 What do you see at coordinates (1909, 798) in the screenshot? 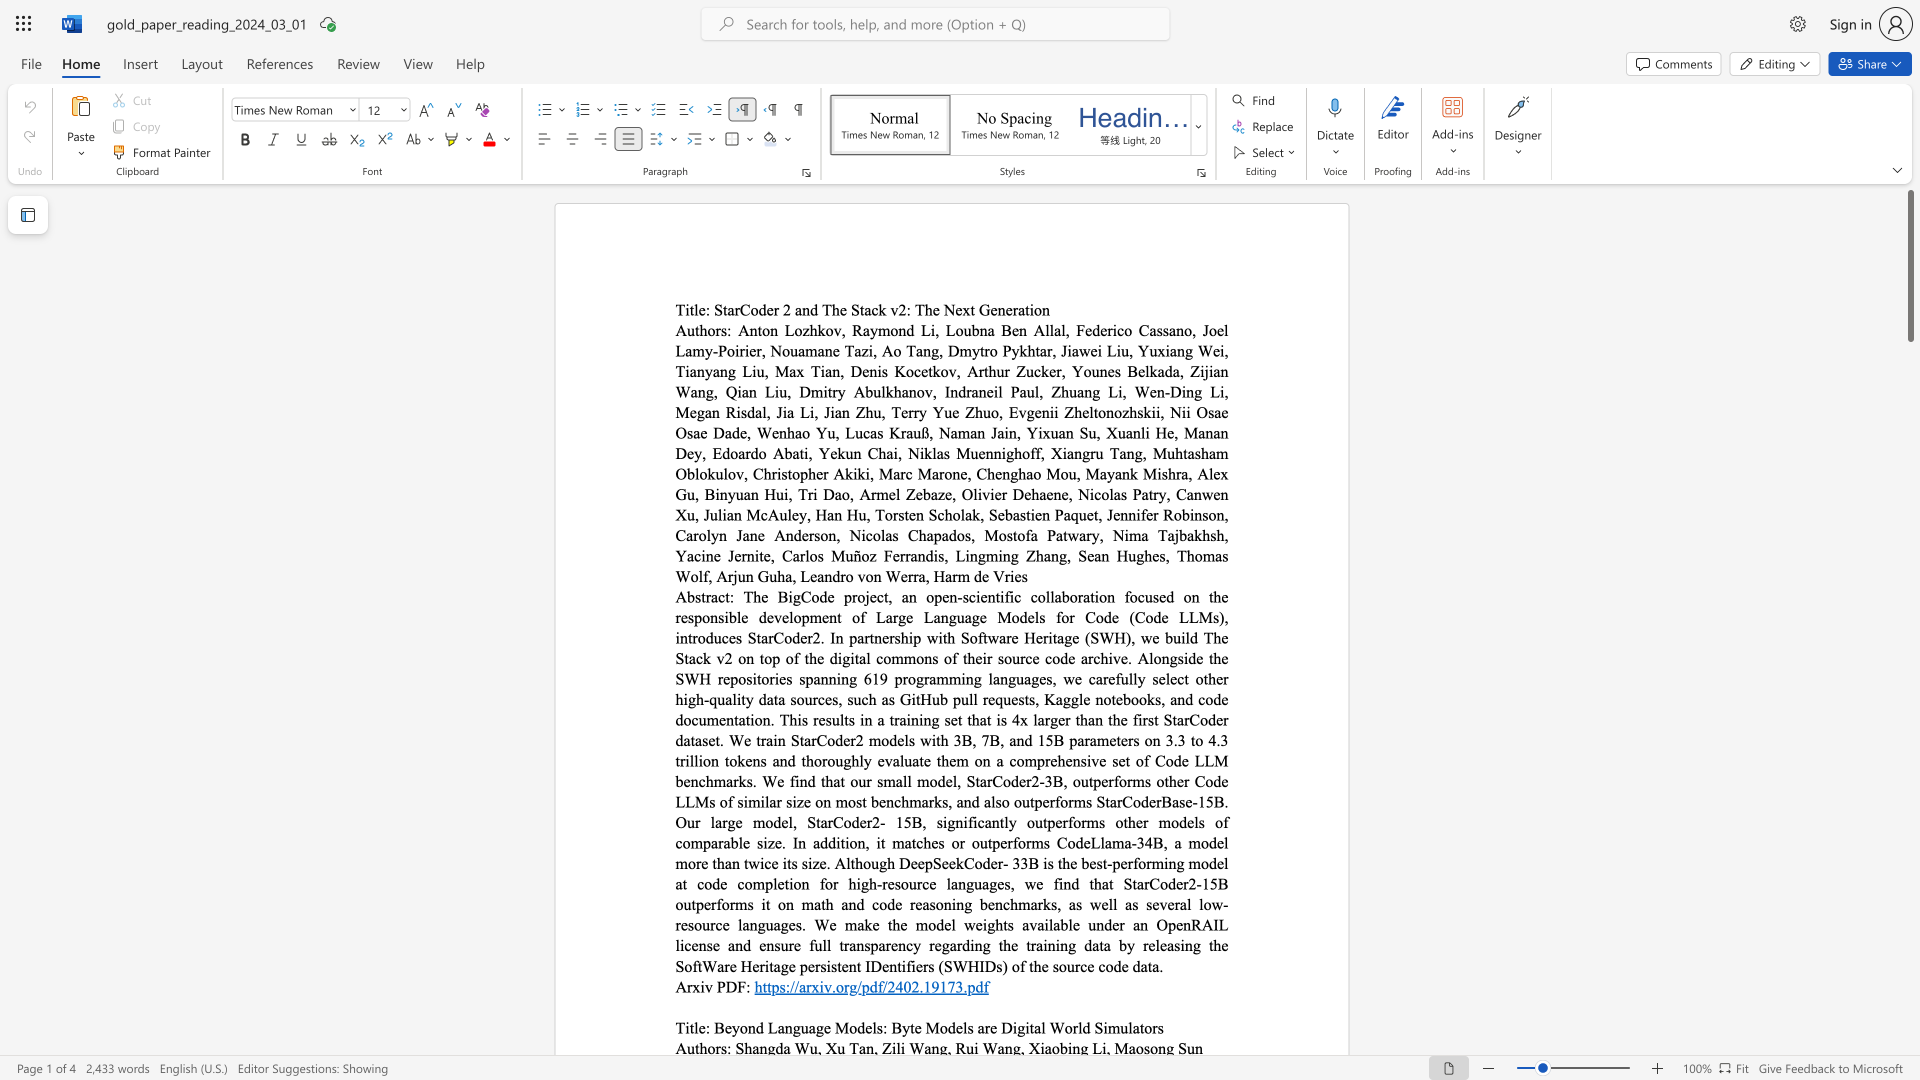
I see `the scrollbar on the right to shift the page lower` at bounding box center [1909, 798].